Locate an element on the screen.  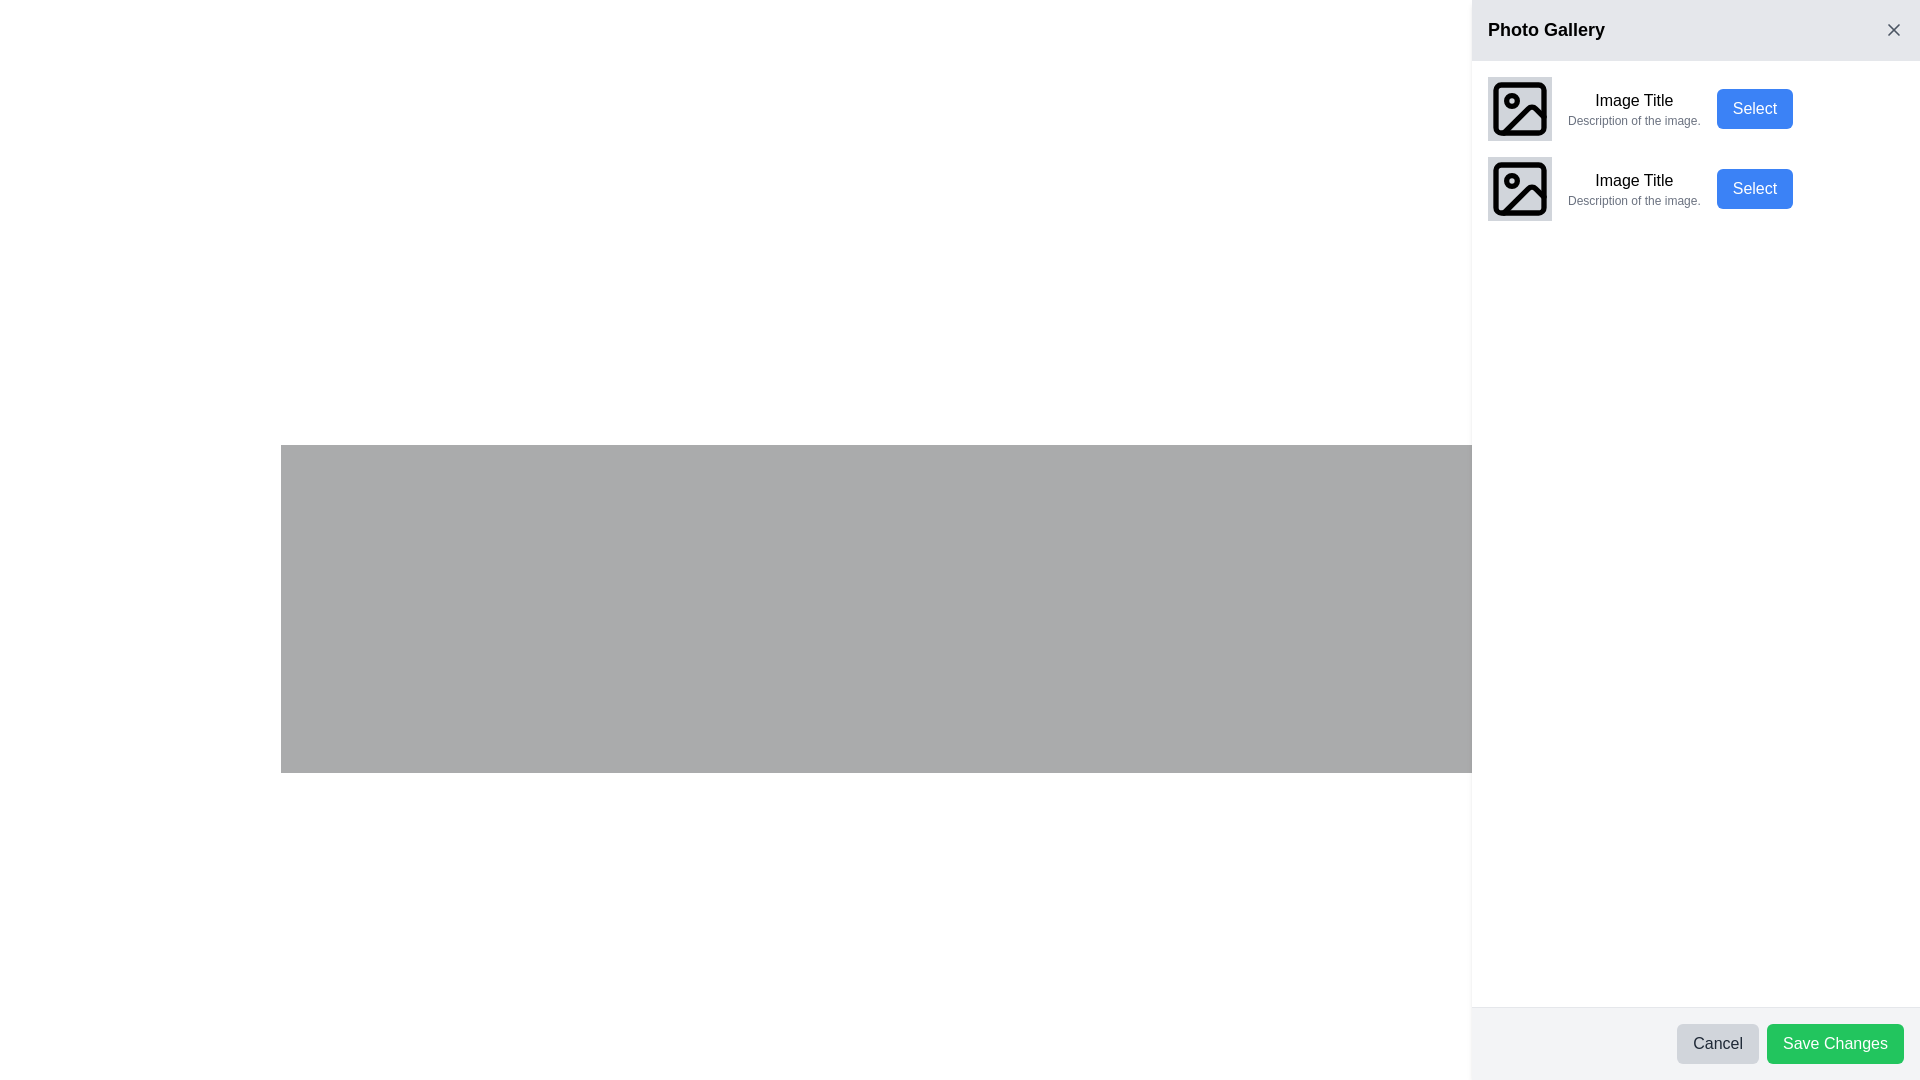
the second text block containing the title and subtitle for an image in the 'Photo Gallery' modal to enhance accessibility is located at coordinates (1634, 189).